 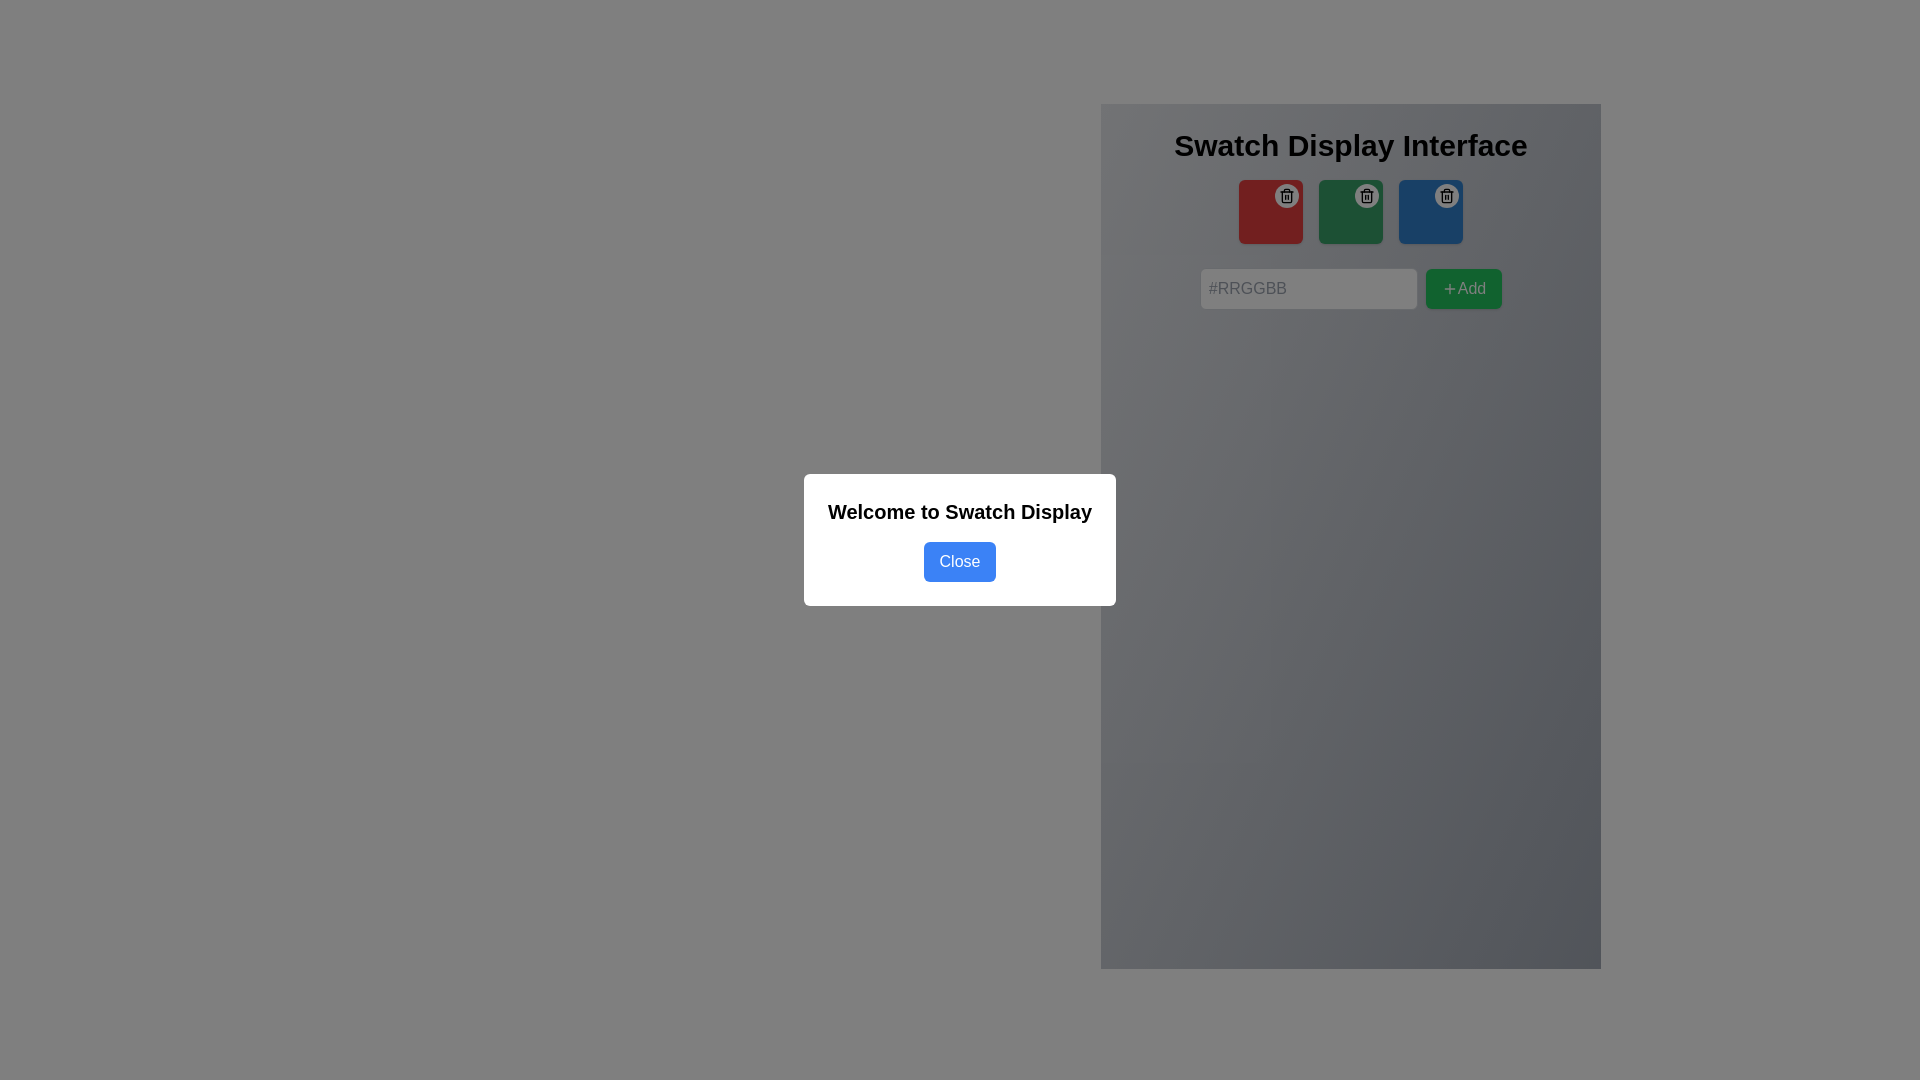 What do you see at coordinates (1446, 196) in the screenshot?
I see `the small circular button with a trash can icon located at the top-right of the blue rectangular swatch` at bounding box center [1446, 196].